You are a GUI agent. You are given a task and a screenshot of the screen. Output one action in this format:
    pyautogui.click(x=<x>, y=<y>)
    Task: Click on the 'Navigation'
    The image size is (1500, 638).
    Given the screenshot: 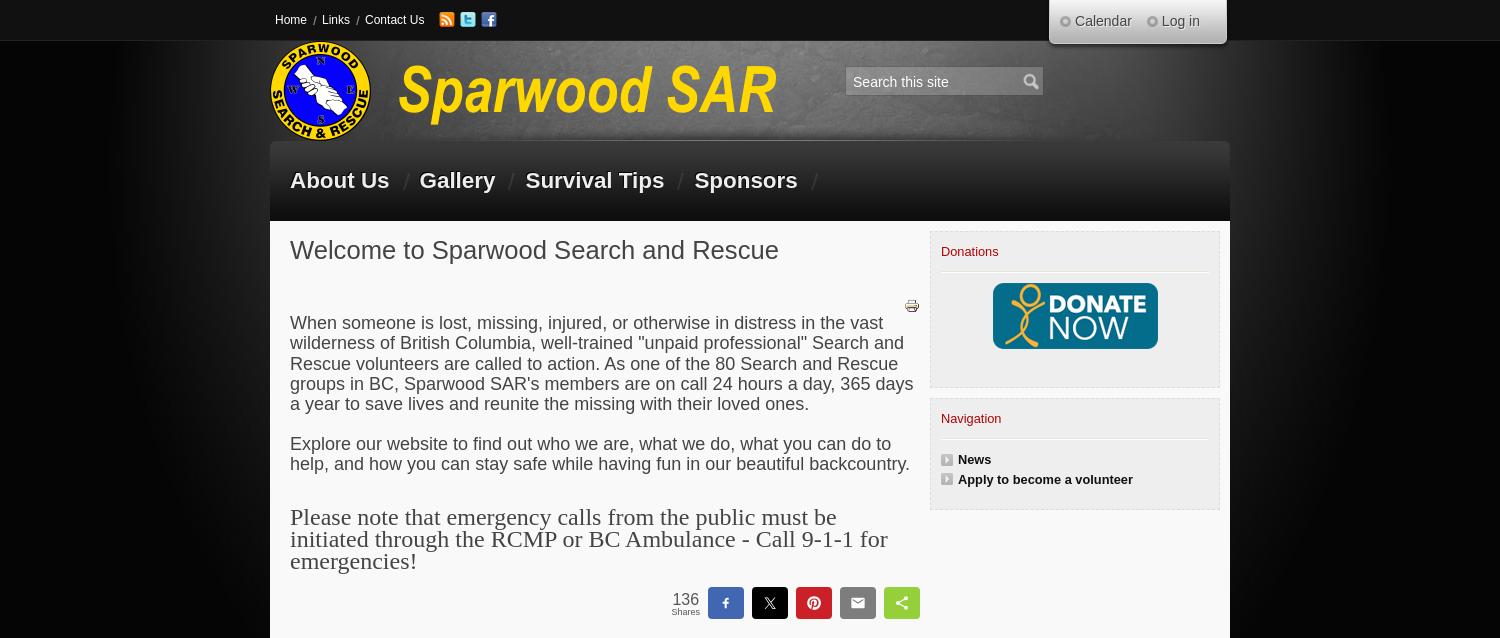 What is the action you would take?
    pyautogui.click(x=969, y=417)
    